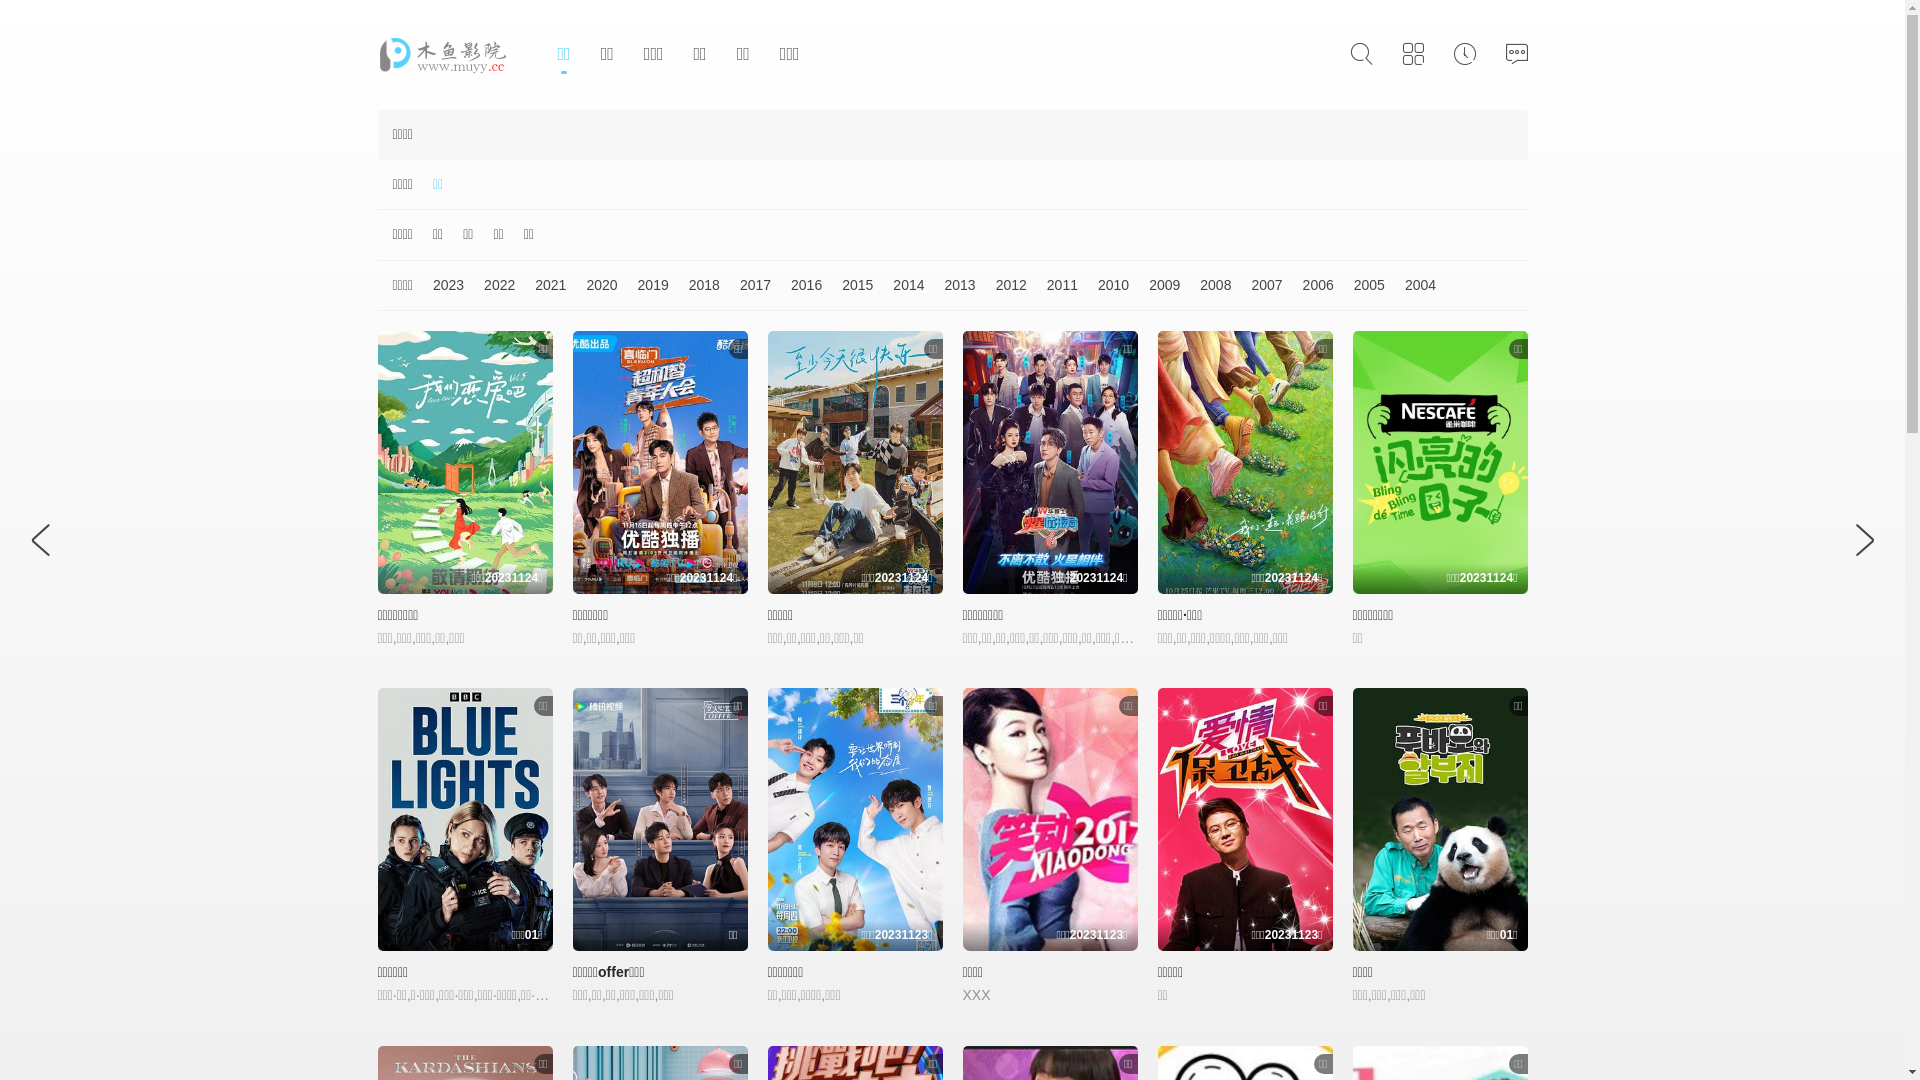 The height and width of the screenshot is (1080, 1920). What do you see at coordinates (1204, 285) in the screenshot?
I see `'2008'` at bounding box center [1204, 285].